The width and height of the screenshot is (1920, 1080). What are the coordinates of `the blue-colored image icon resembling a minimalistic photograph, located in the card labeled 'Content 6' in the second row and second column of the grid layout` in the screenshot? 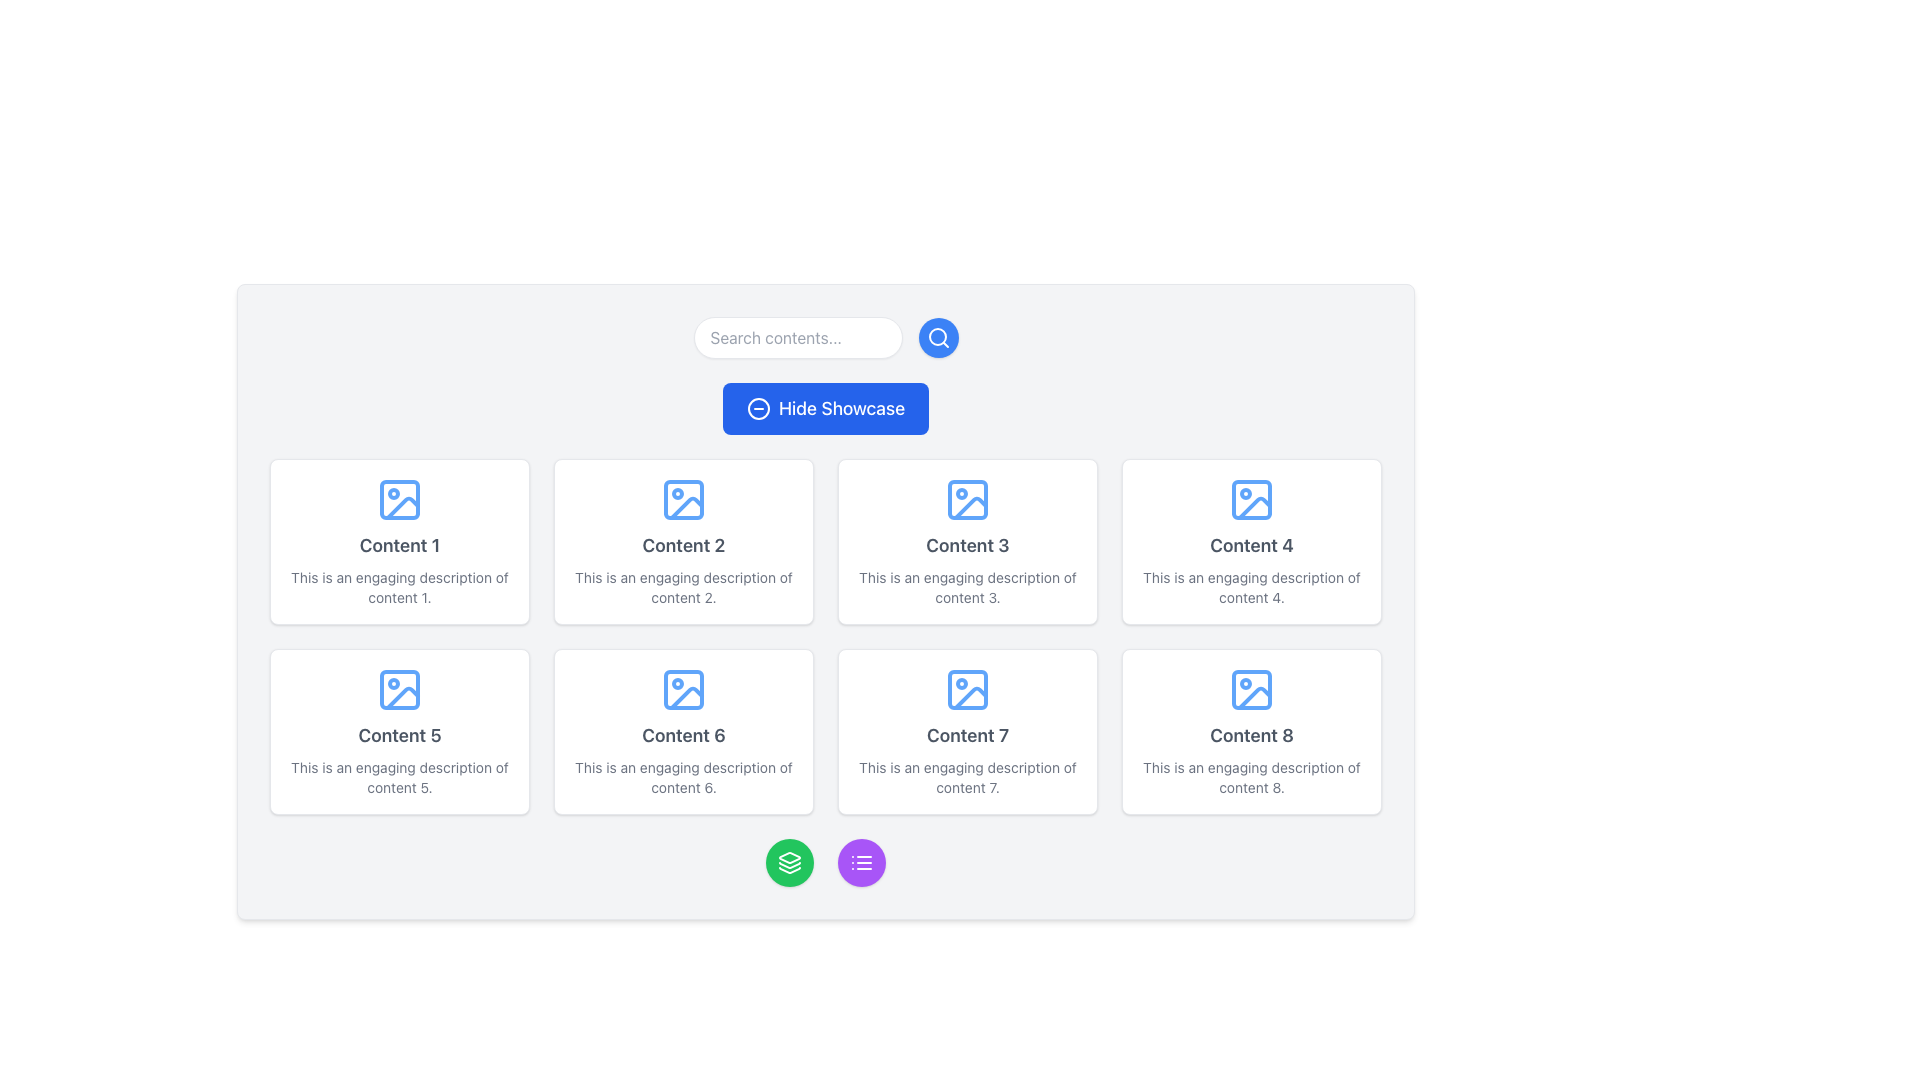 It's located at (684, 689).